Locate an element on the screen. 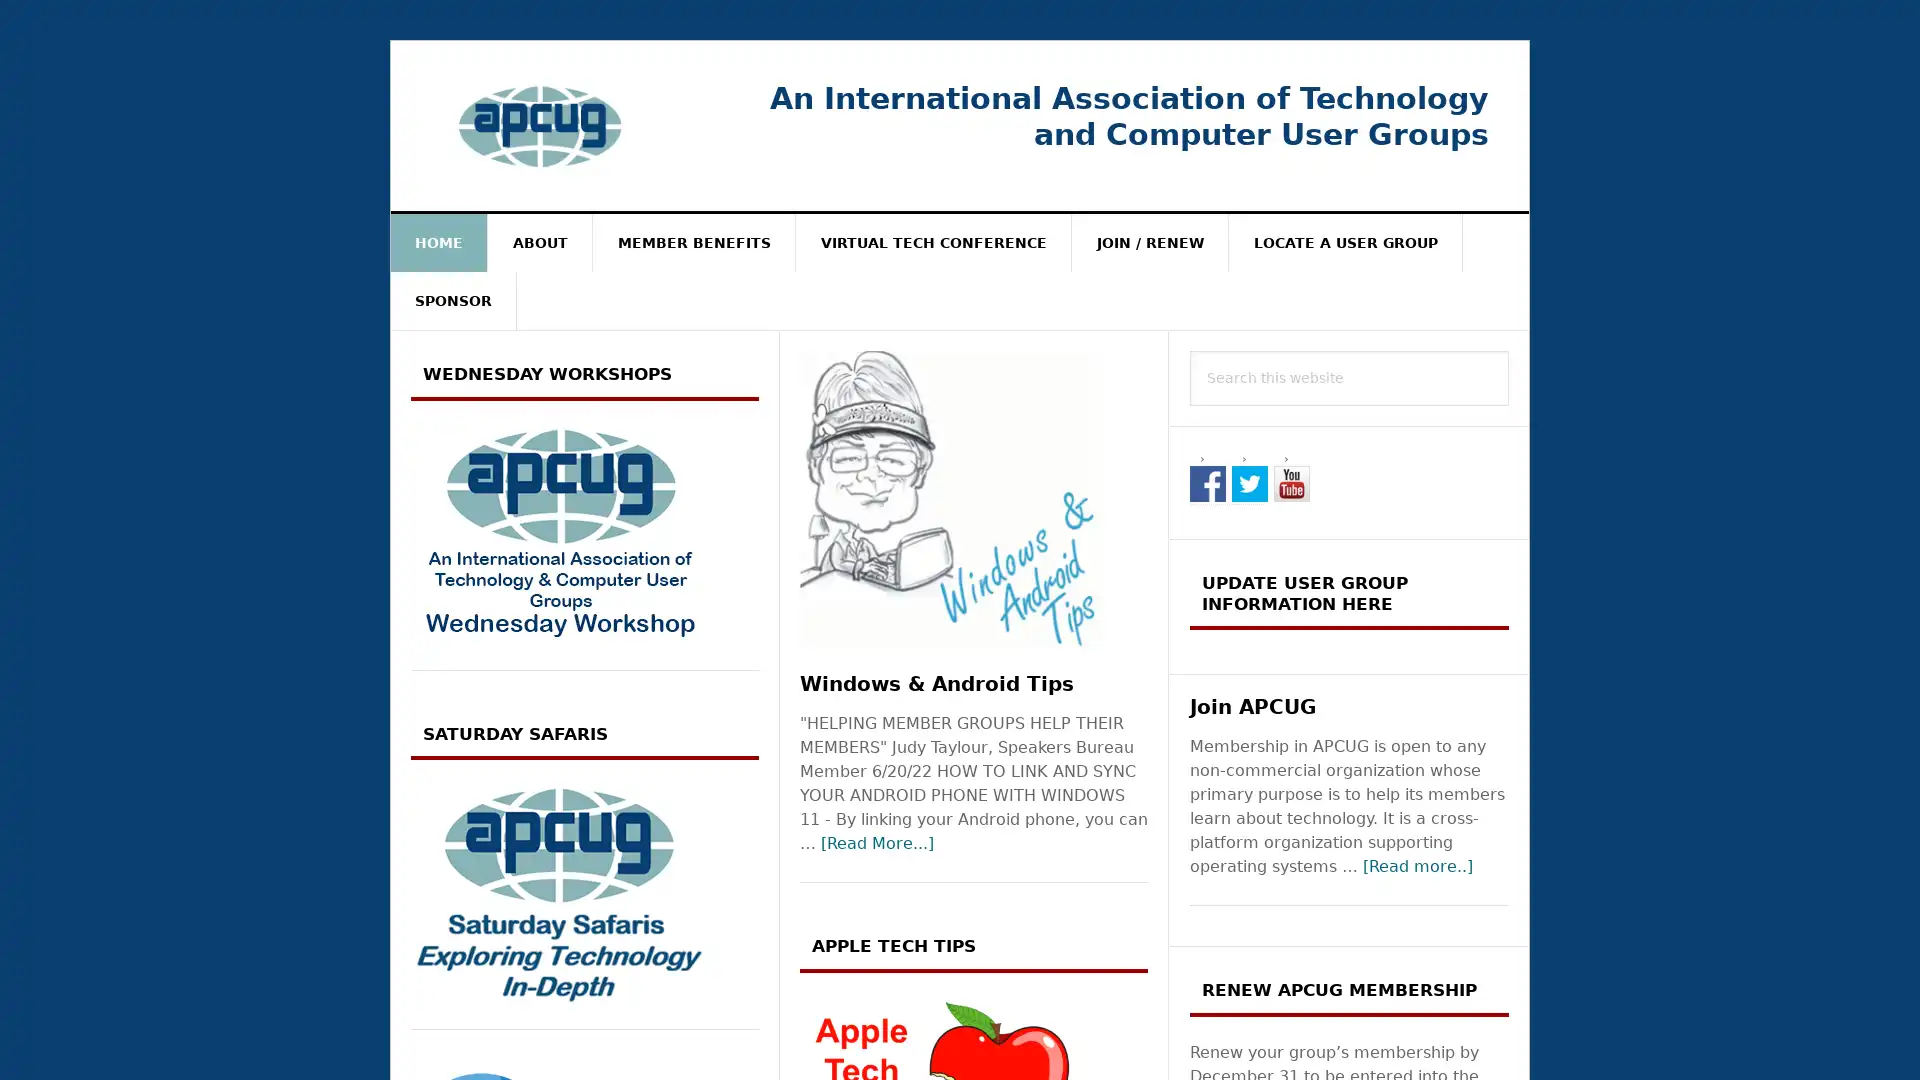 The width and height of the screenshot is (1920, 1080). Search is located at coordinates (1509, 349).